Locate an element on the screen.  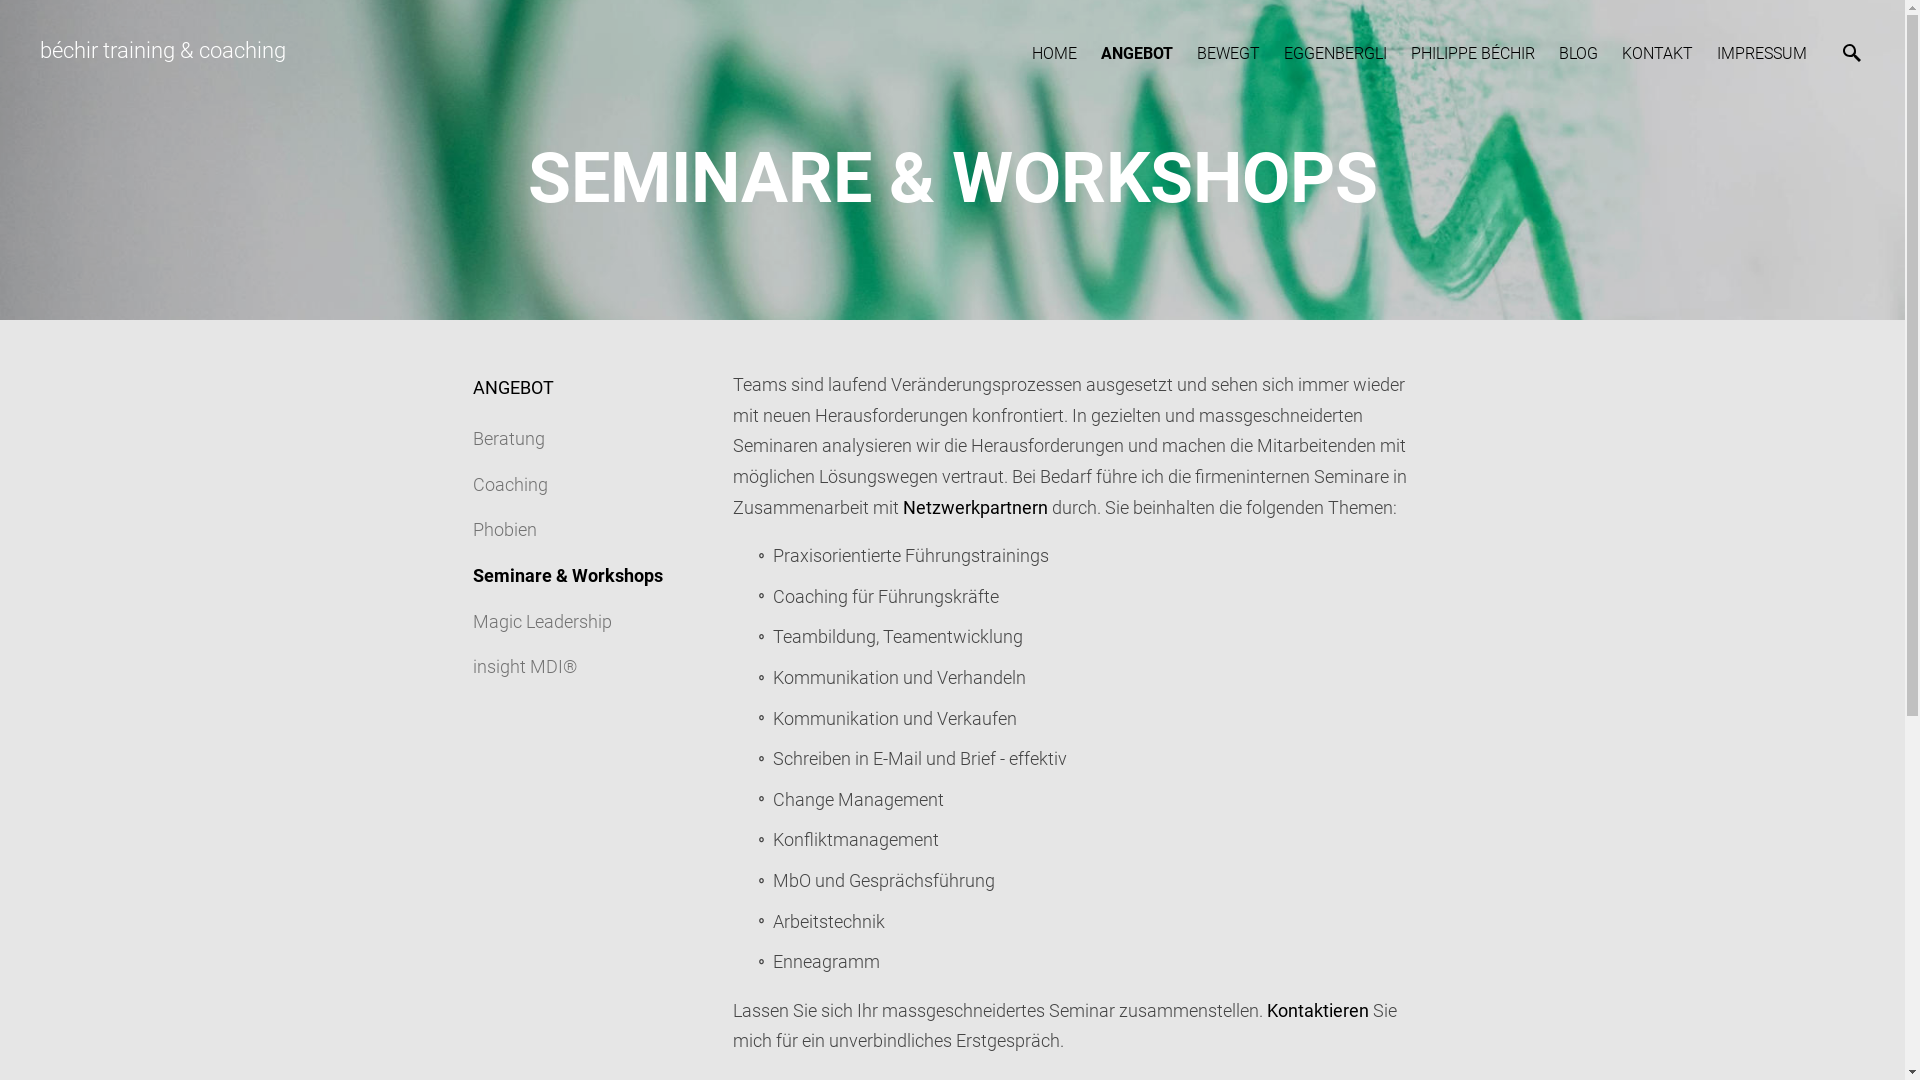
'Kontaktieren' is located at coordinates (1316, 1010).